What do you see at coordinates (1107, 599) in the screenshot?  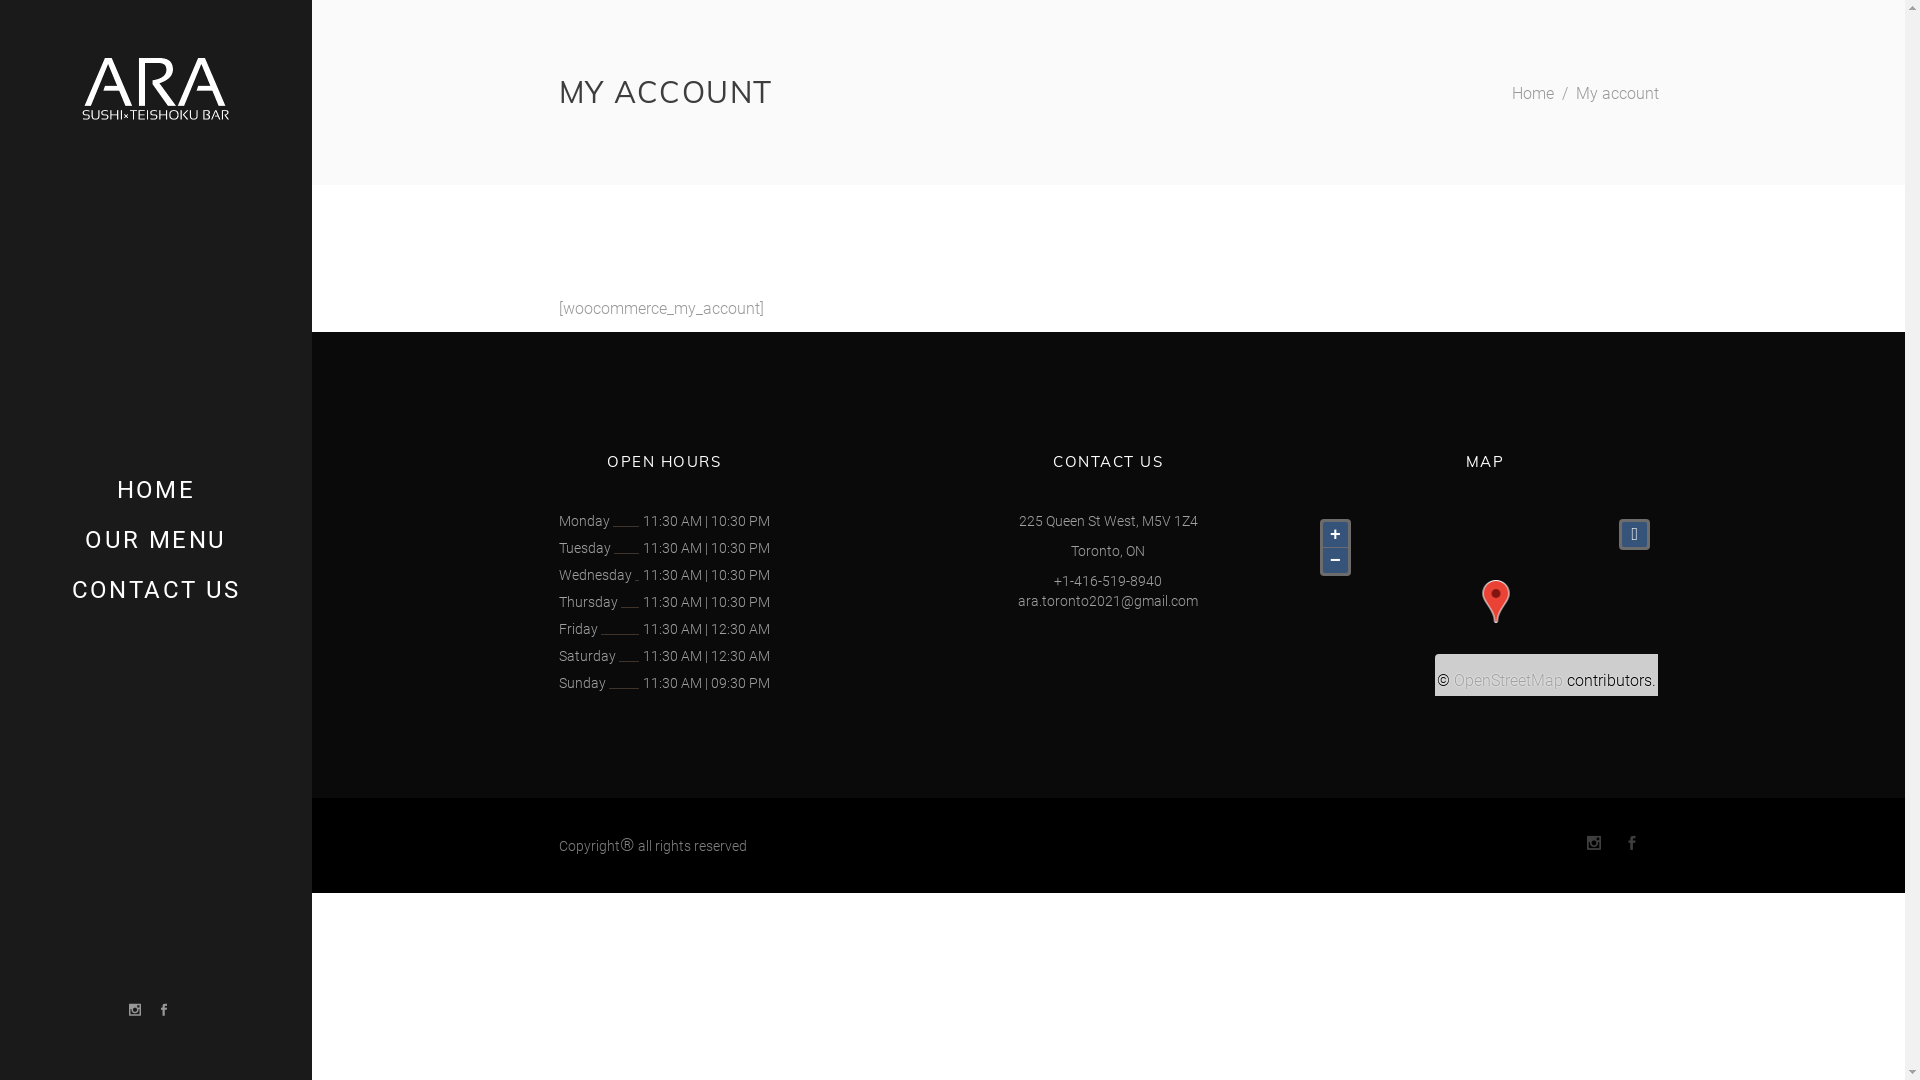 I see `'ara.toronto2021@gmail.com'` at bounding box center [1107, 599].